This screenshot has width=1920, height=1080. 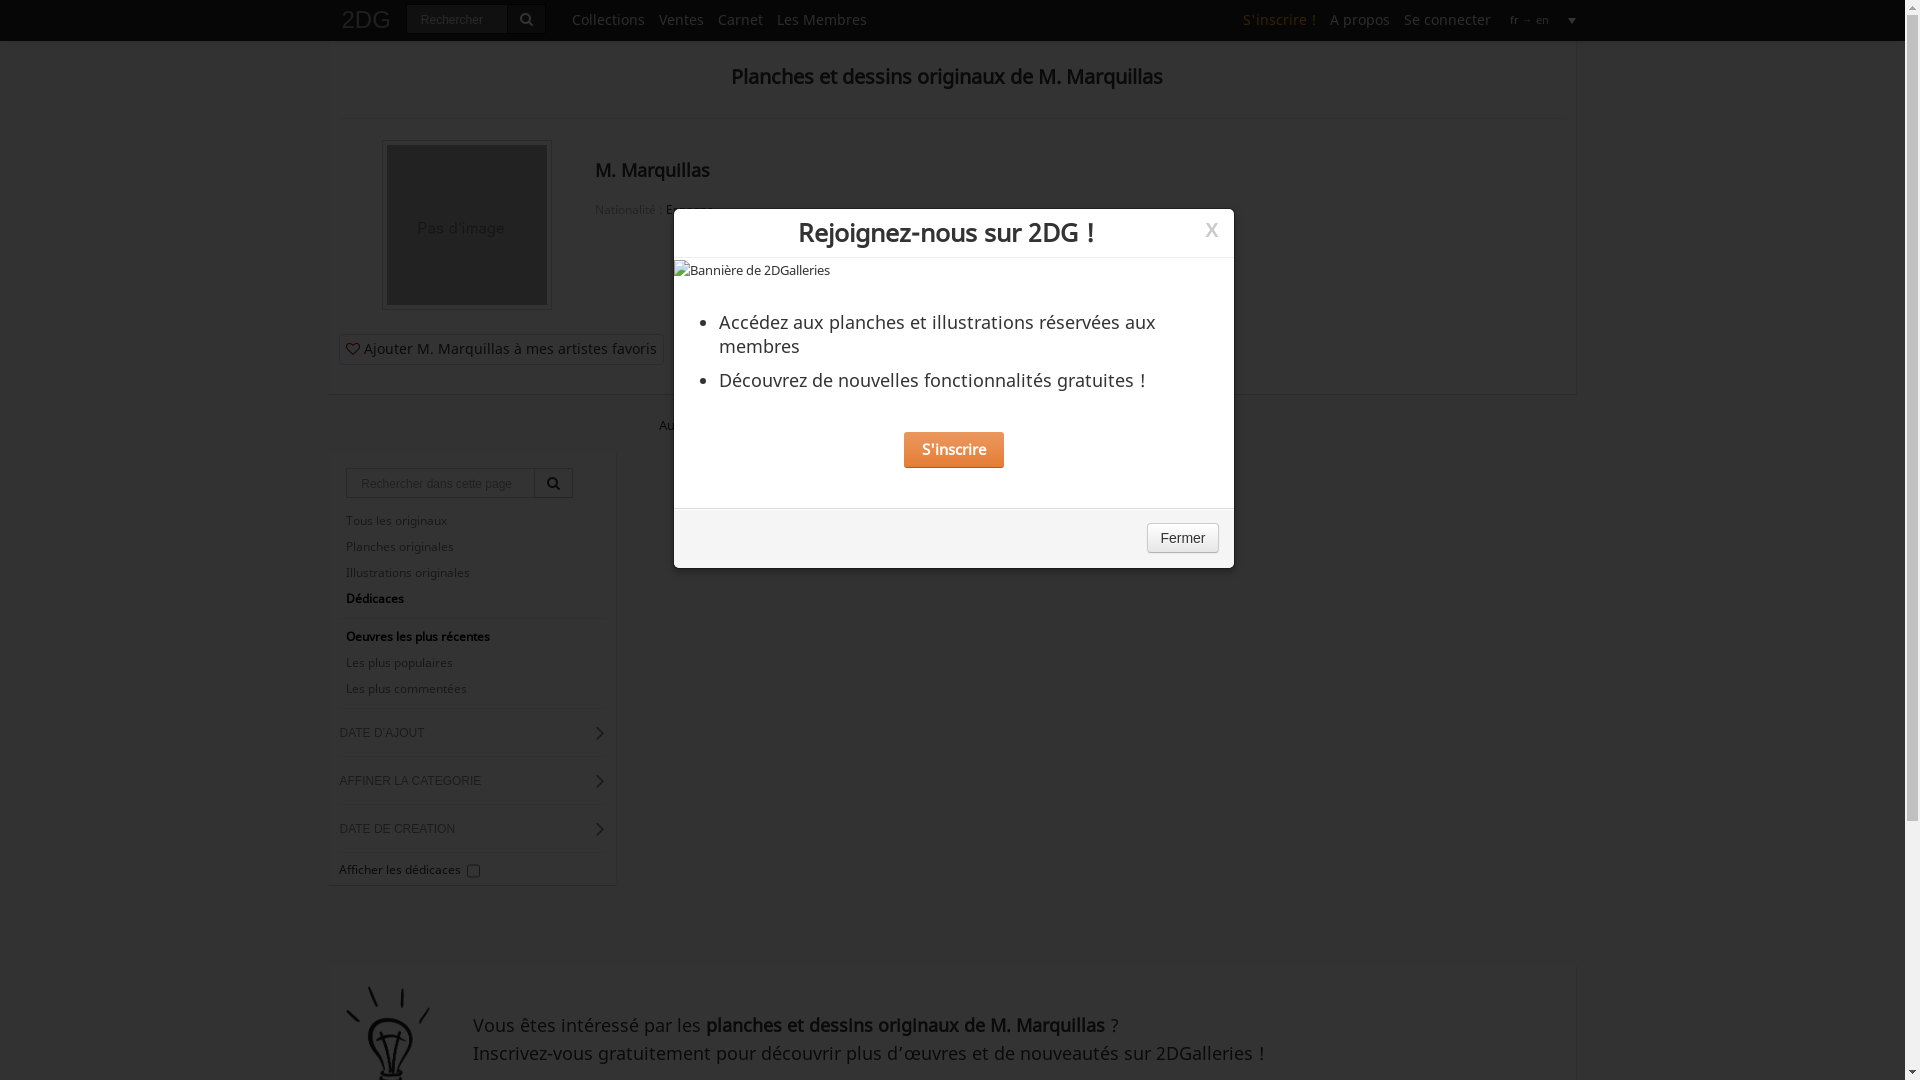 What do you see at coordinates (471, 779) in the screenshot?
I see `'AFFINER LA CATEGORIE'` at bounding box center [471, 779].